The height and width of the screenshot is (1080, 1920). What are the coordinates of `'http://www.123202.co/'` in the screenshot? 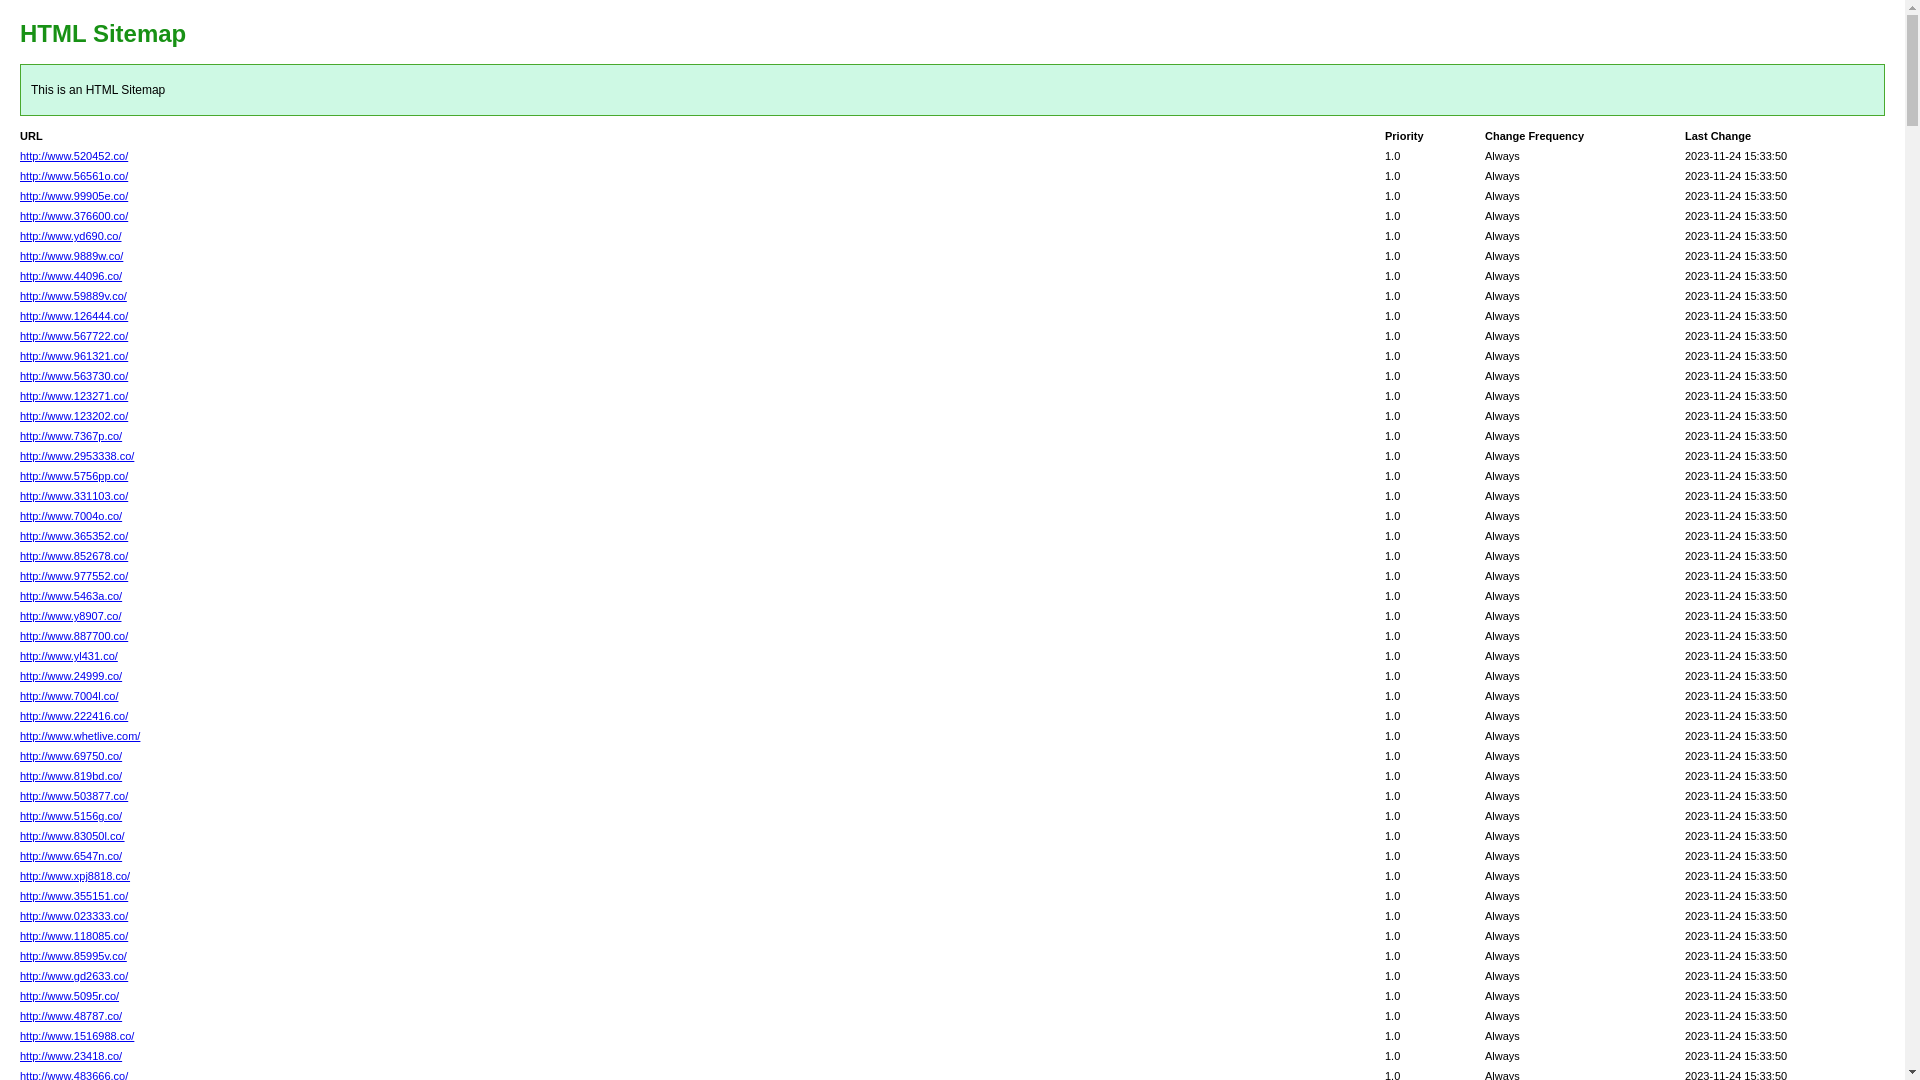 It's located at (73, 415).